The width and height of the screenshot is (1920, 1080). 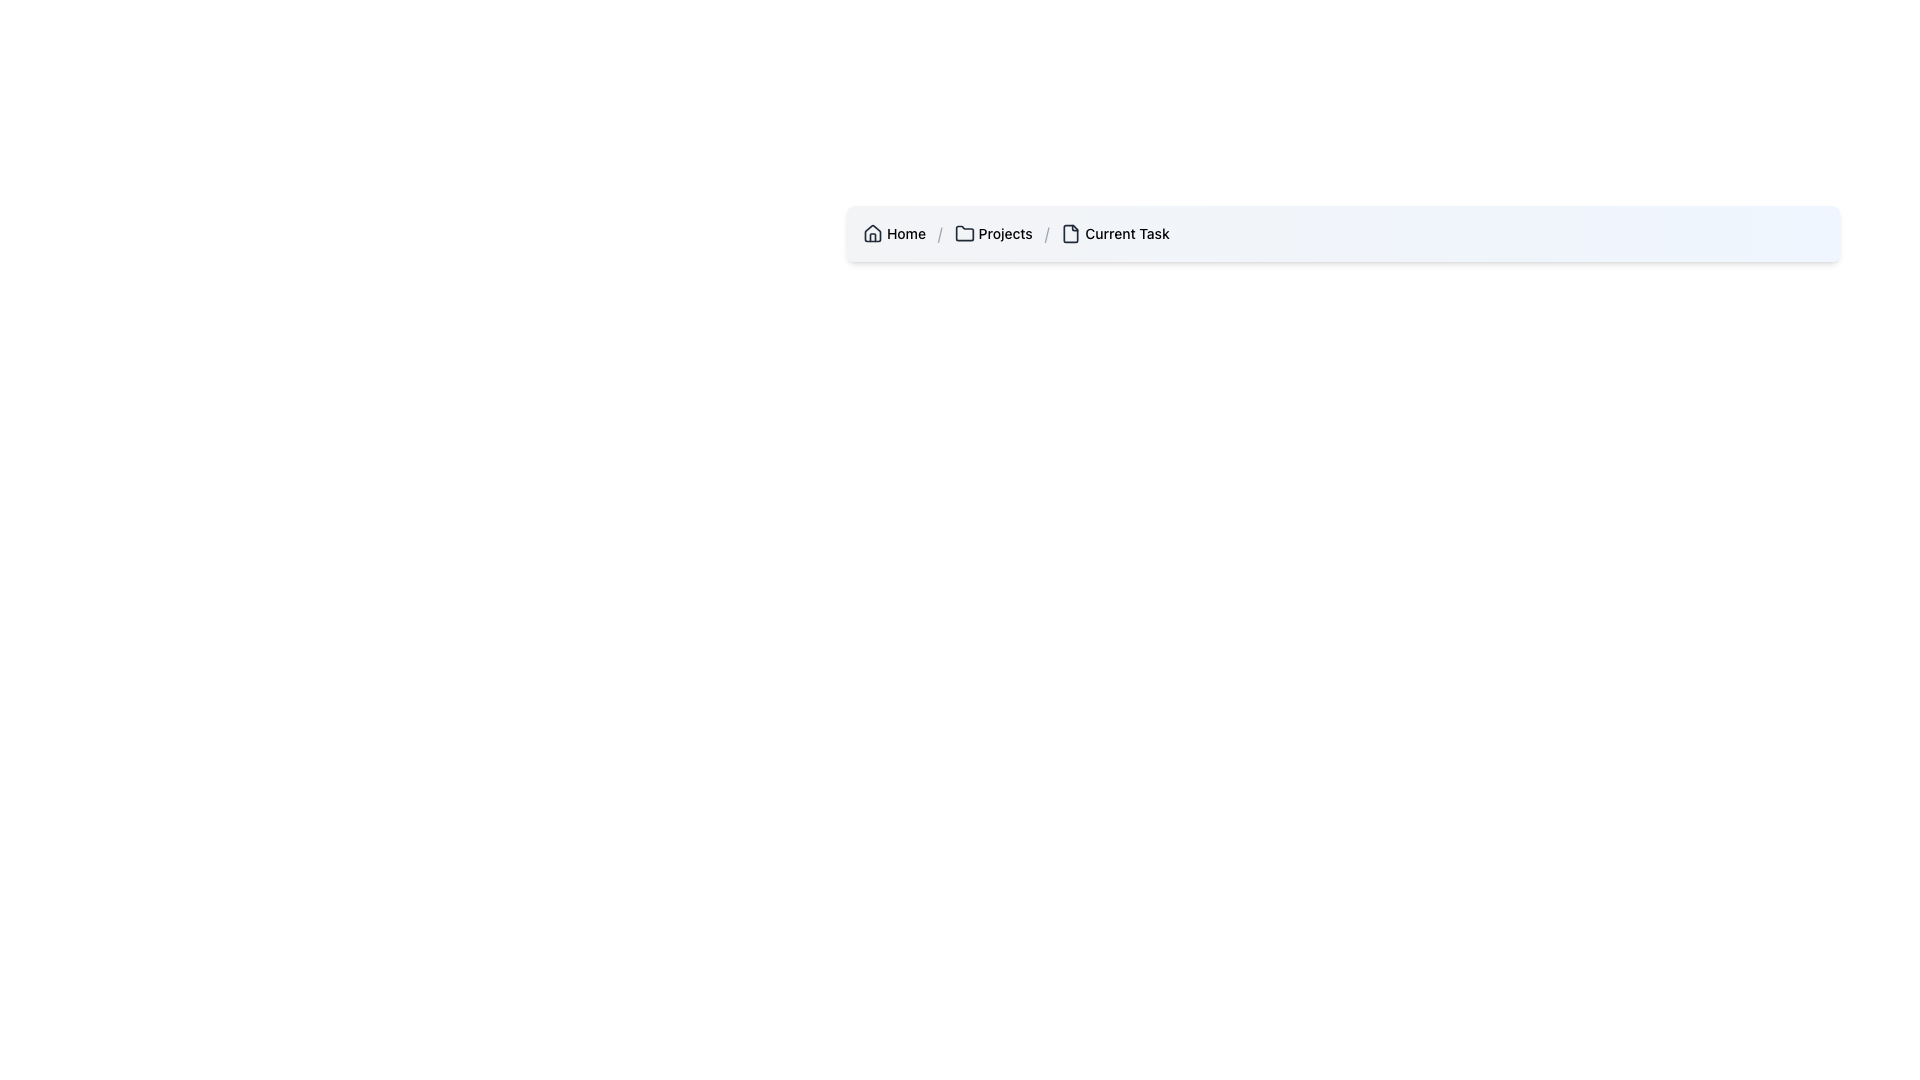 I want to click on the house icon represented by geometric shapes in the breadcrumb navigation at the top left of the interface, so click(x=873, y=231).